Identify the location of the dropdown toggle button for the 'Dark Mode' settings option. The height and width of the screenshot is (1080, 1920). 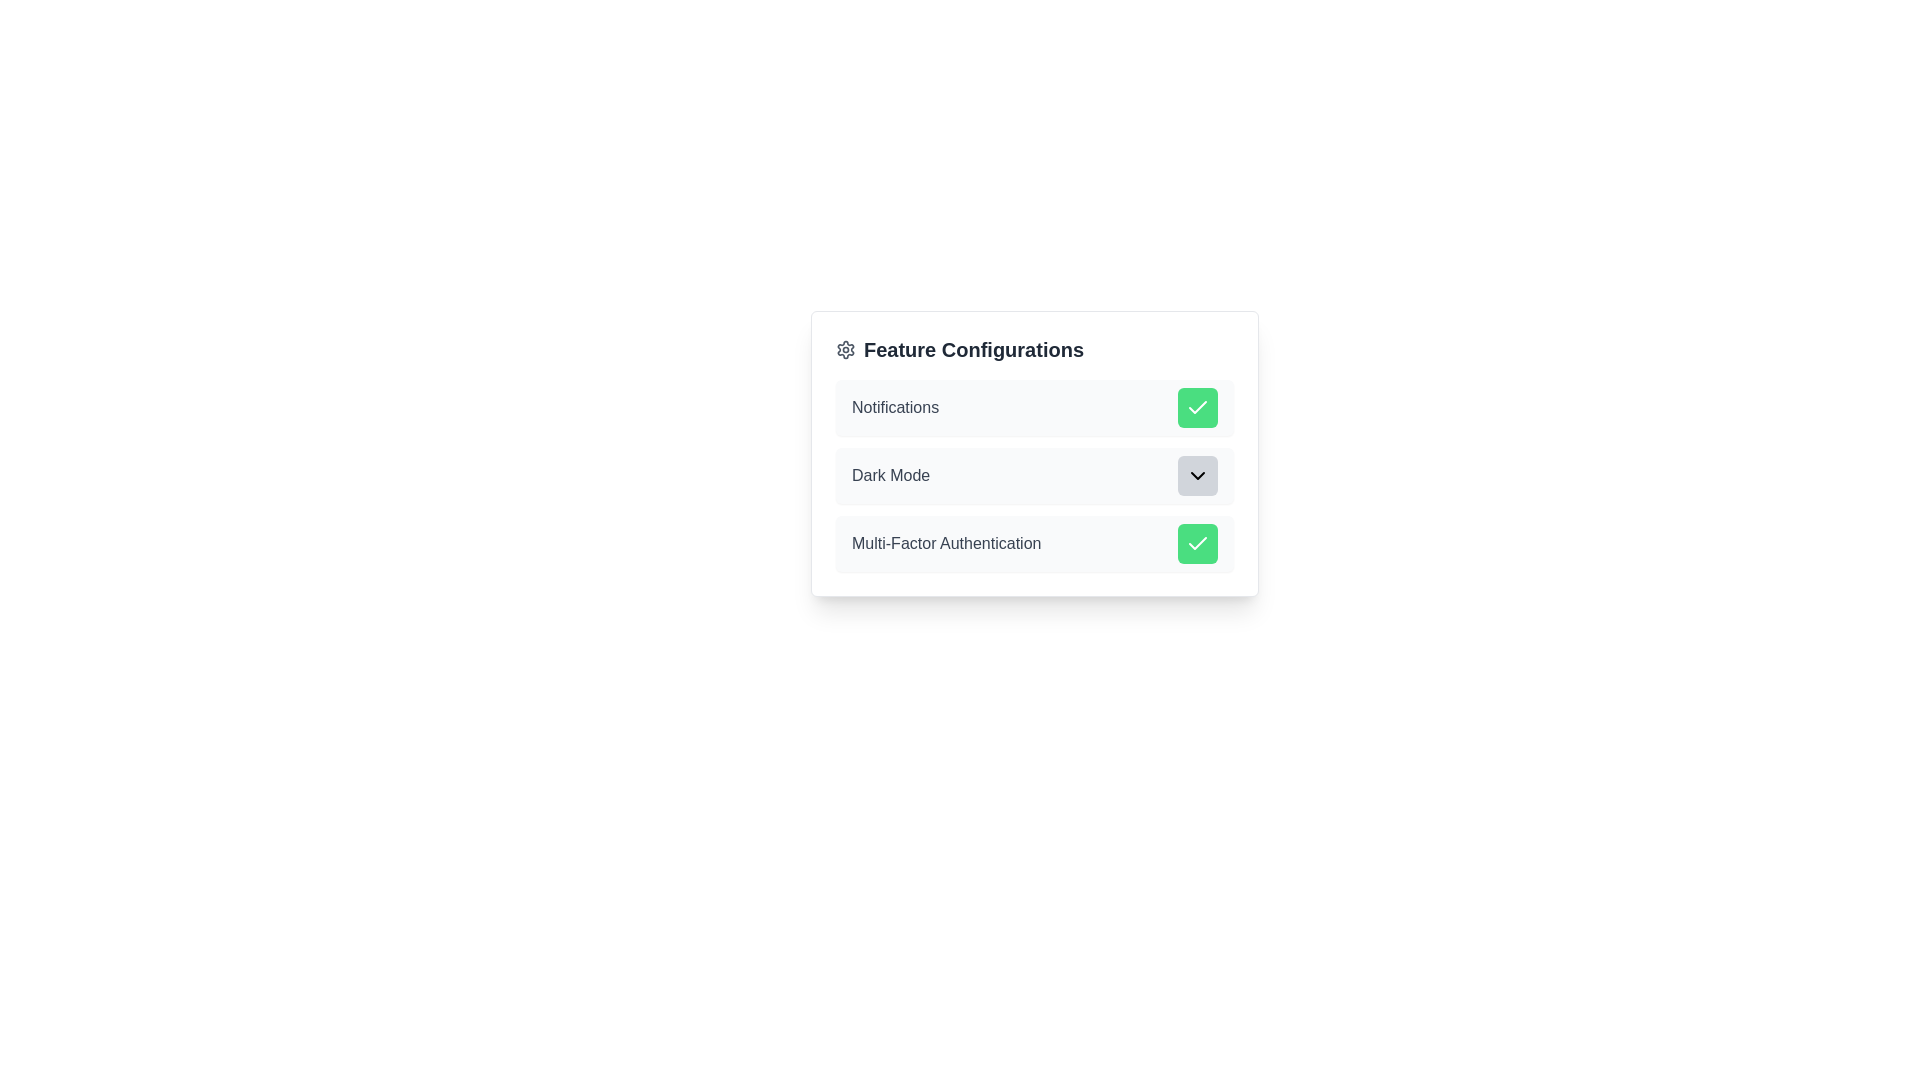
(1035, 475).